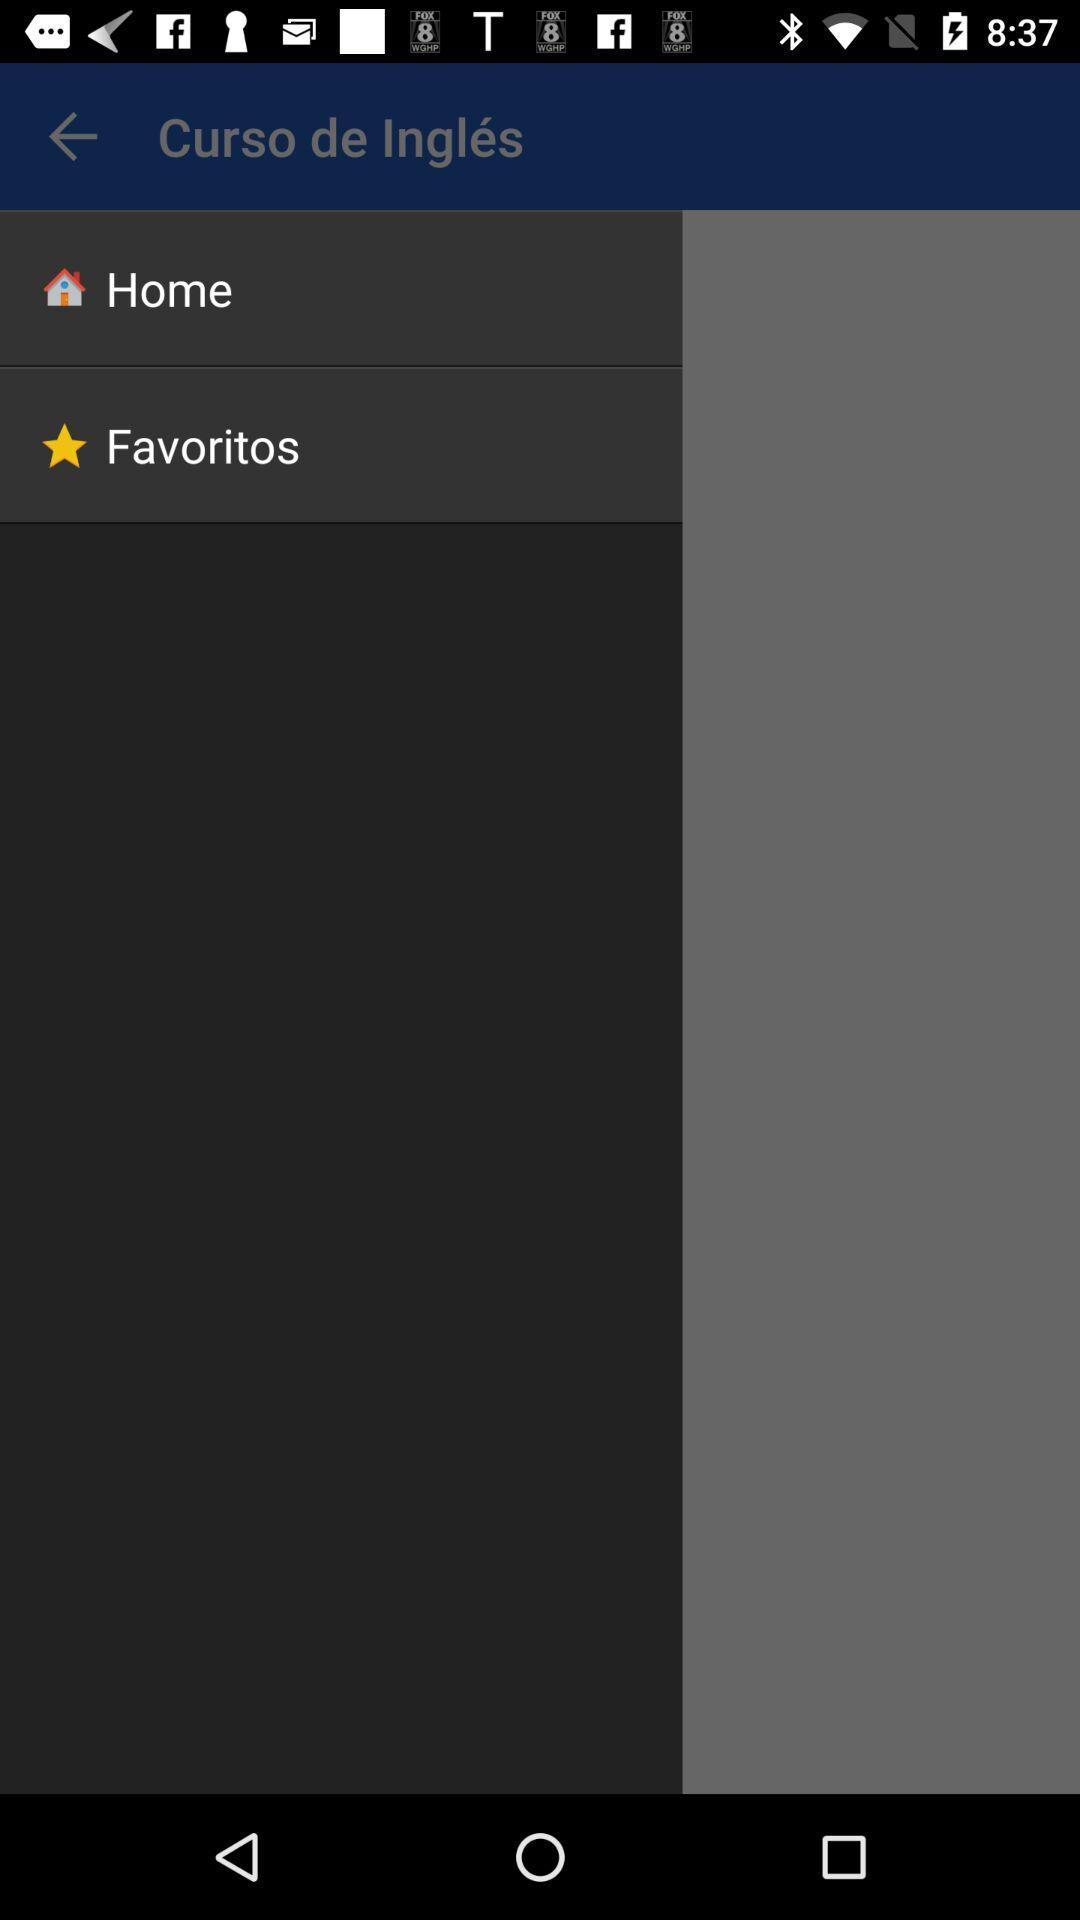 The image size is (1080, 1920). What do you see at coordinates (340, 287) in the screenshot?
I see `home icon` at bounding box center [340, 287].